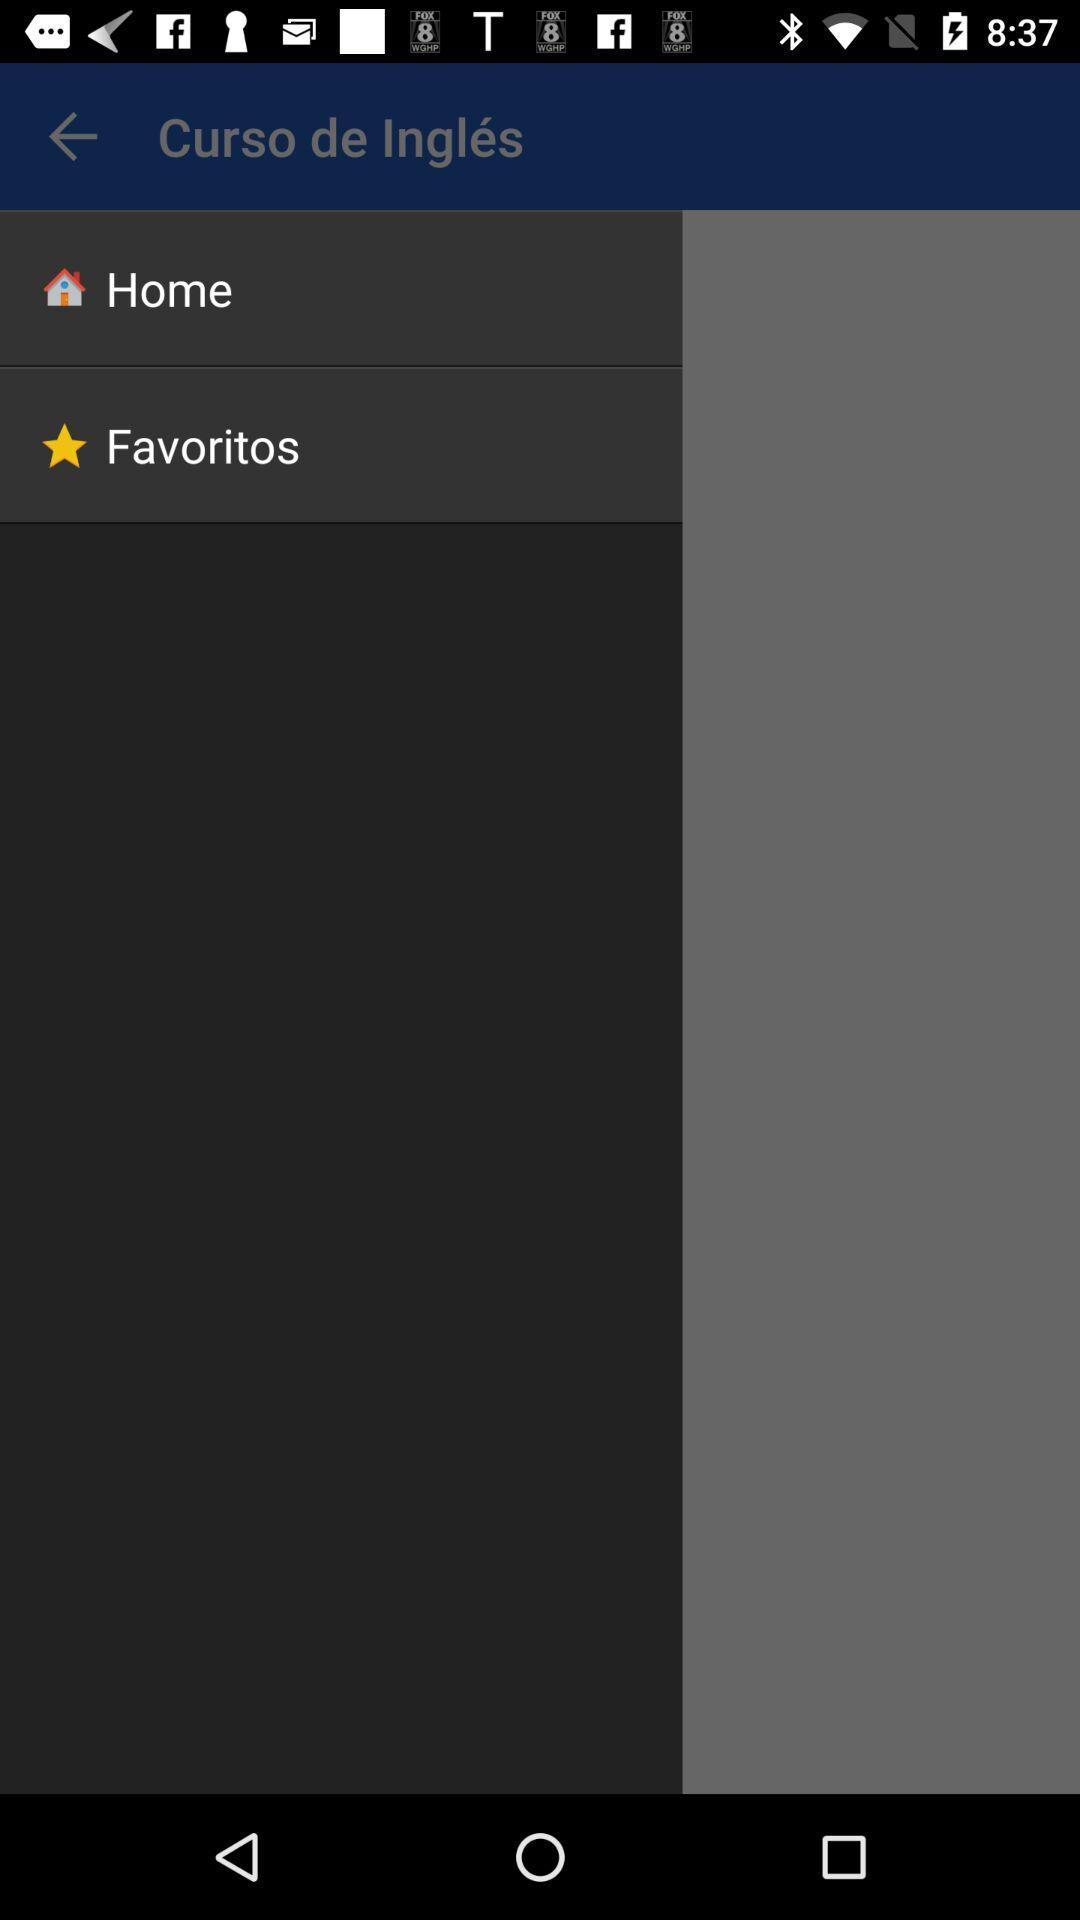 The image size is (1080, 1920). What do you see at coordinates (340, 287) in the screenshot?
I see `home icon` at bounding box center [340, 287].